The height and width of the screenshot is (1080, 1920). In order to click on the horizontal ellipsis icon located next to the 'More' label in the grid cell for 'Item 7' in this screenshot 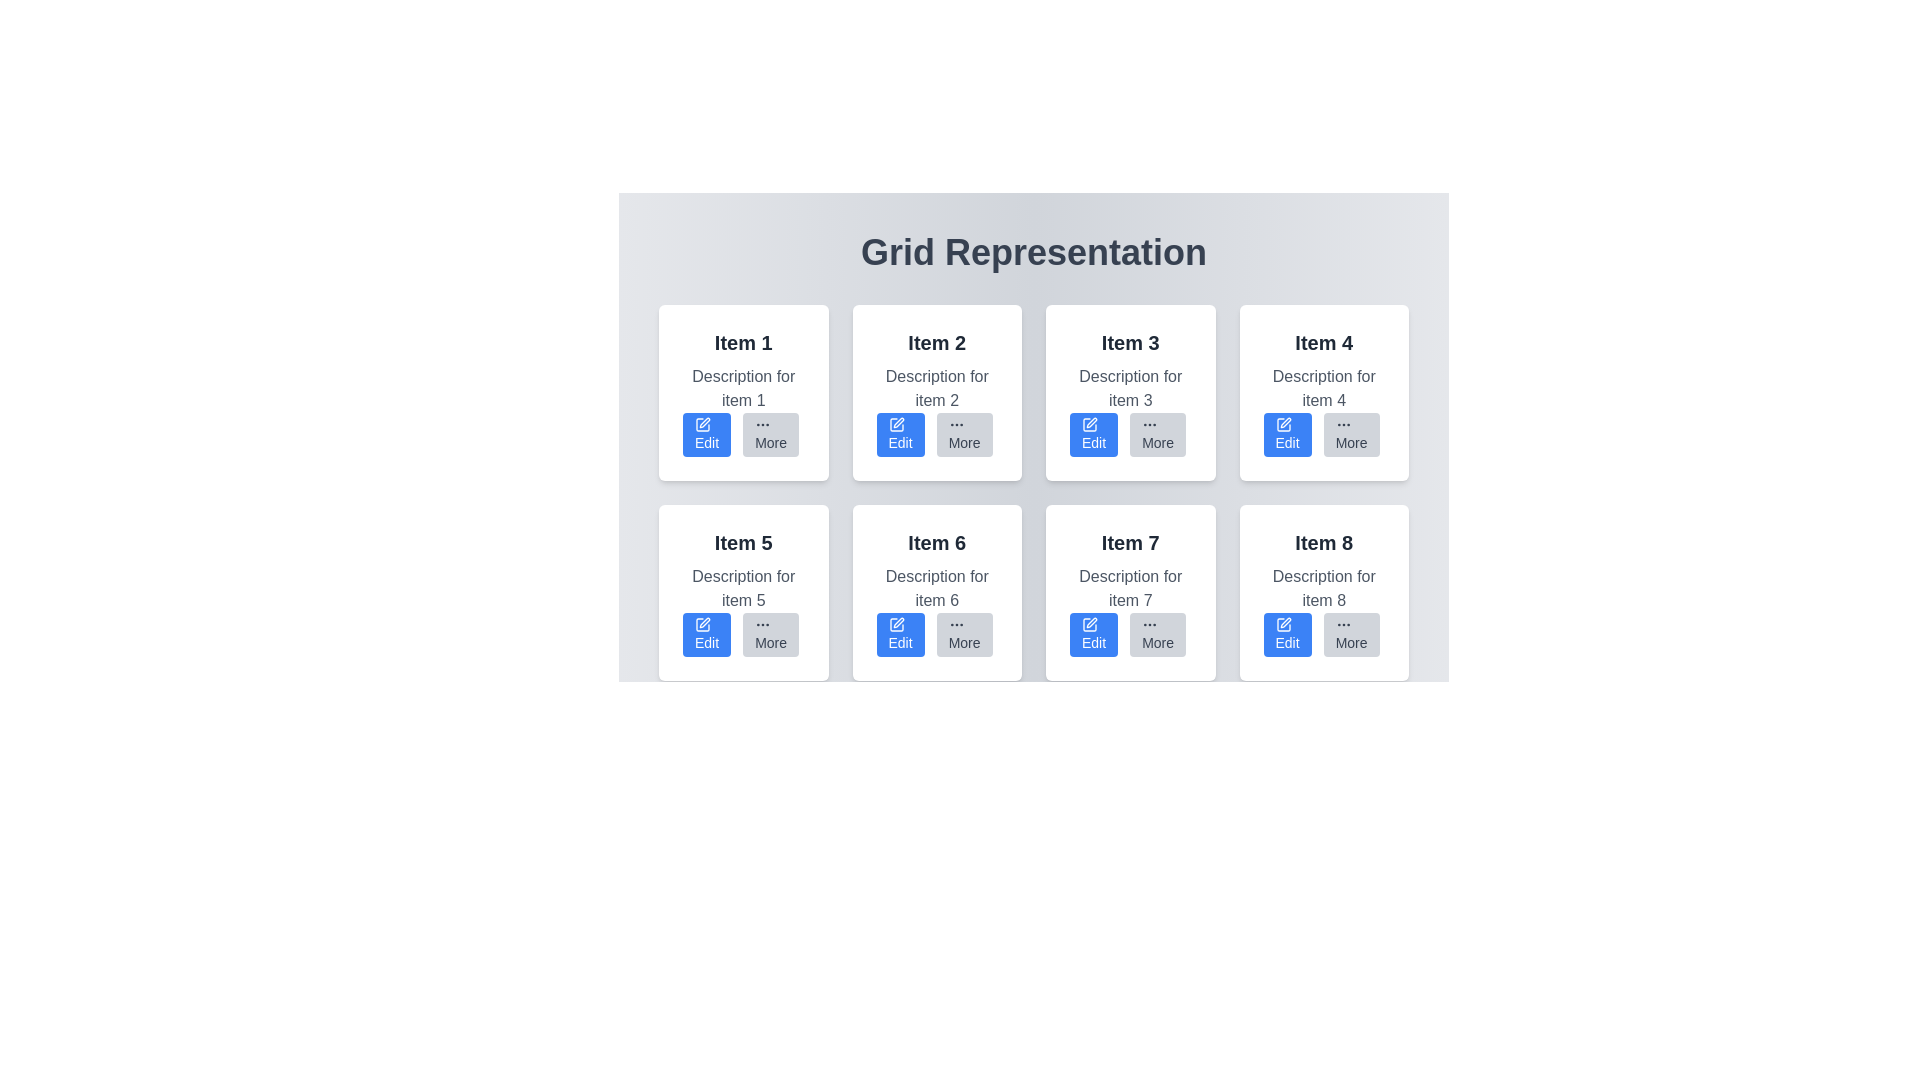, I will do `click(1150, 623)`.